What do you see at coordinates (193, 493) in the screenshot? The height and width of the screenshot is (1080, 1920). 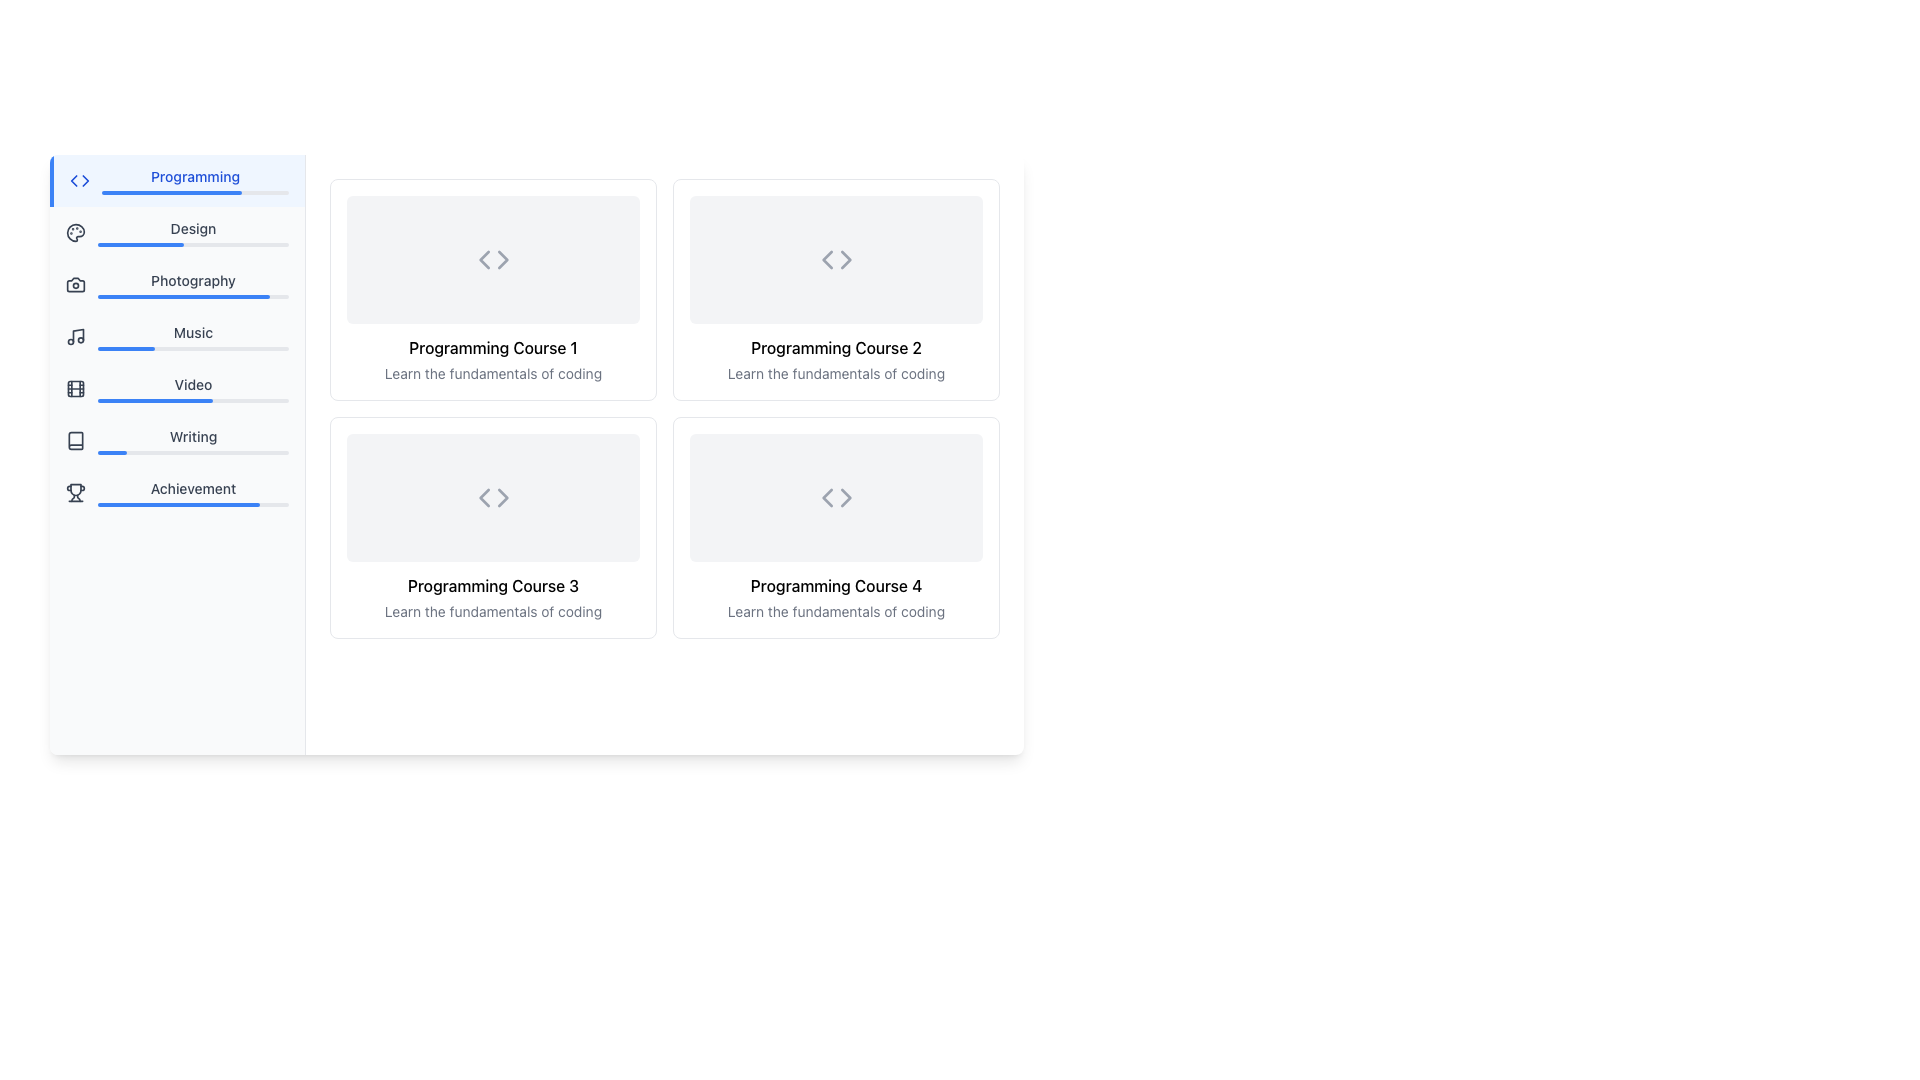 I see `the navigation item for 'Achievement' located in the vertical menu on the left side panel` at bounding box center [193, 493].